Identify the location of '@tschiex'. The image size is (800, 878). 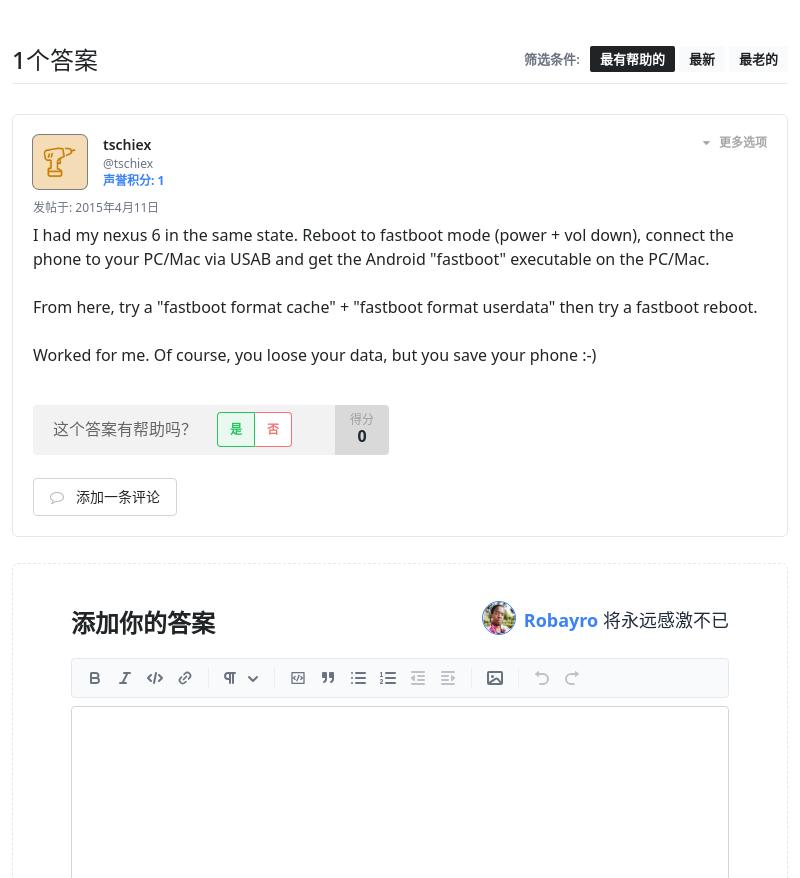
(102, 162).